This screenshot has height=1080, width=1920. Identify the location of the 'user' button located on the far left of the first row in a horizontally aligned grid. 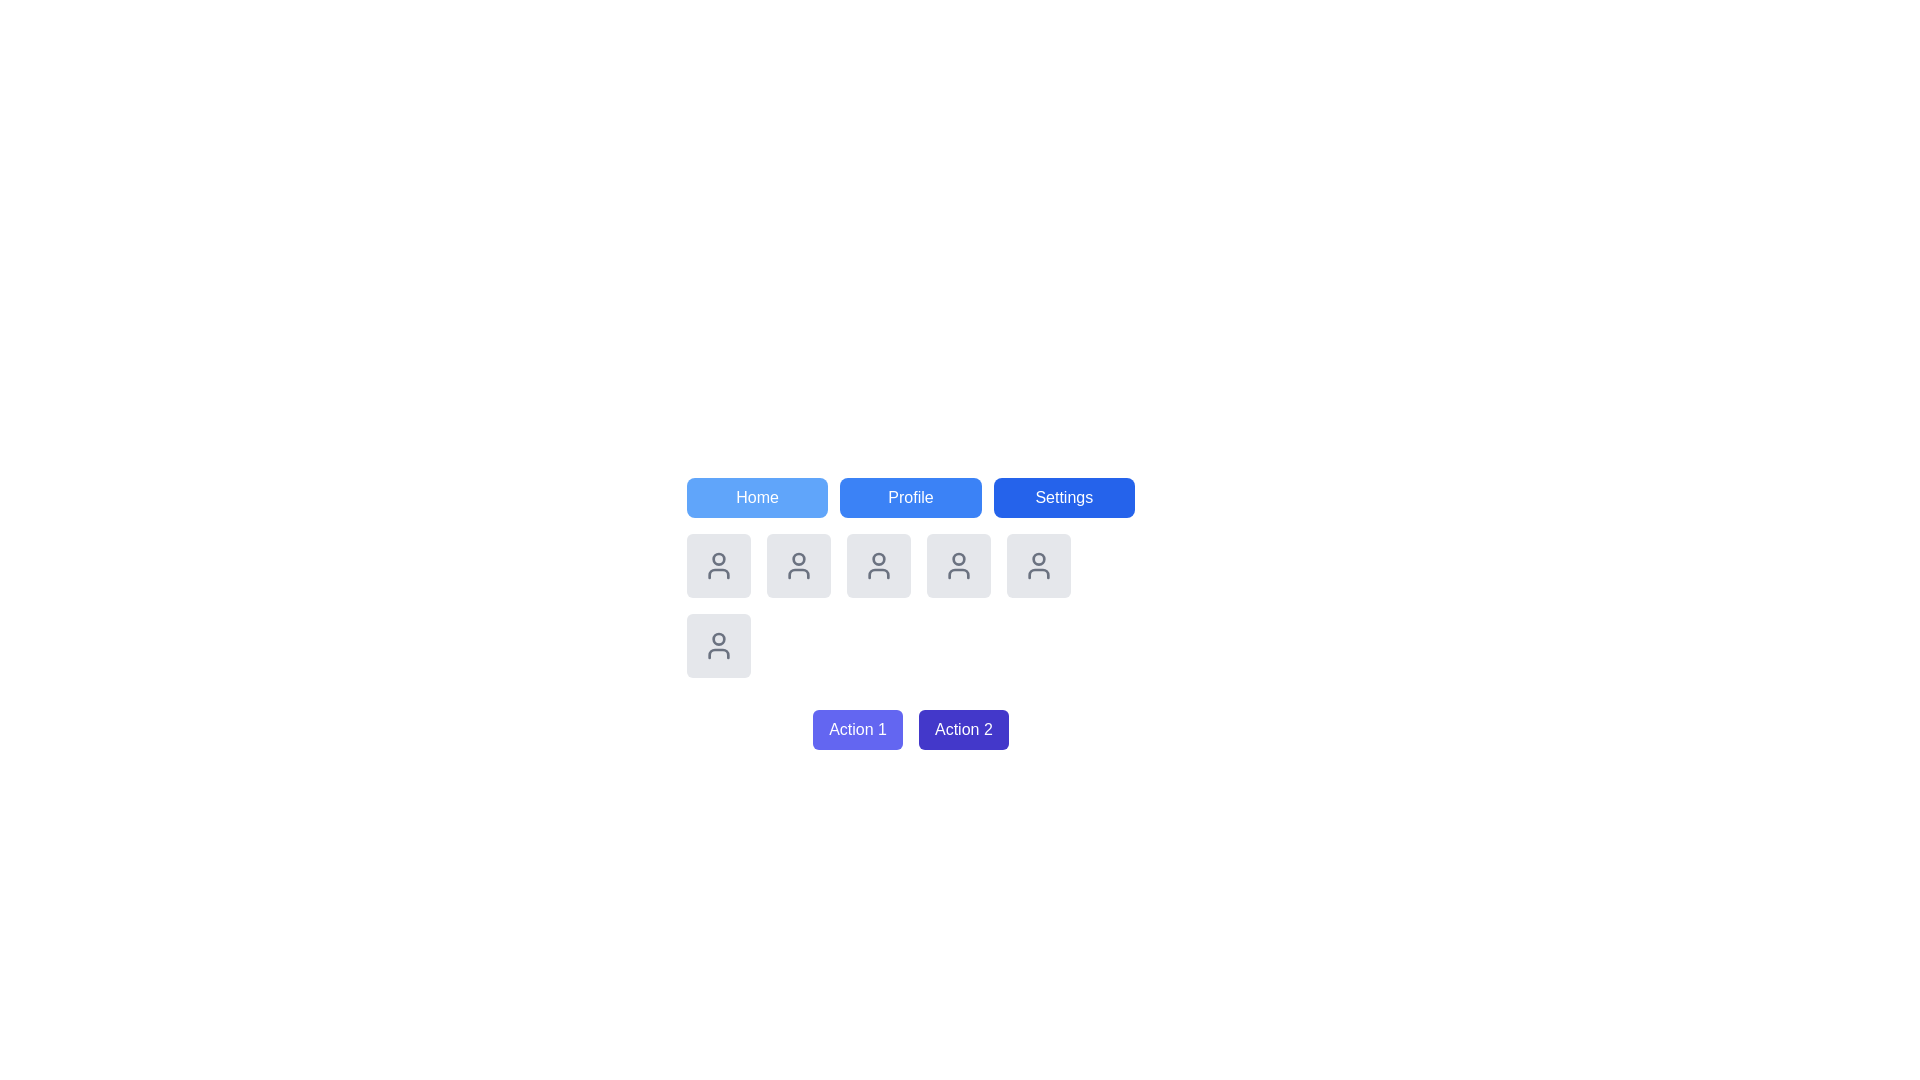
(719, 566).